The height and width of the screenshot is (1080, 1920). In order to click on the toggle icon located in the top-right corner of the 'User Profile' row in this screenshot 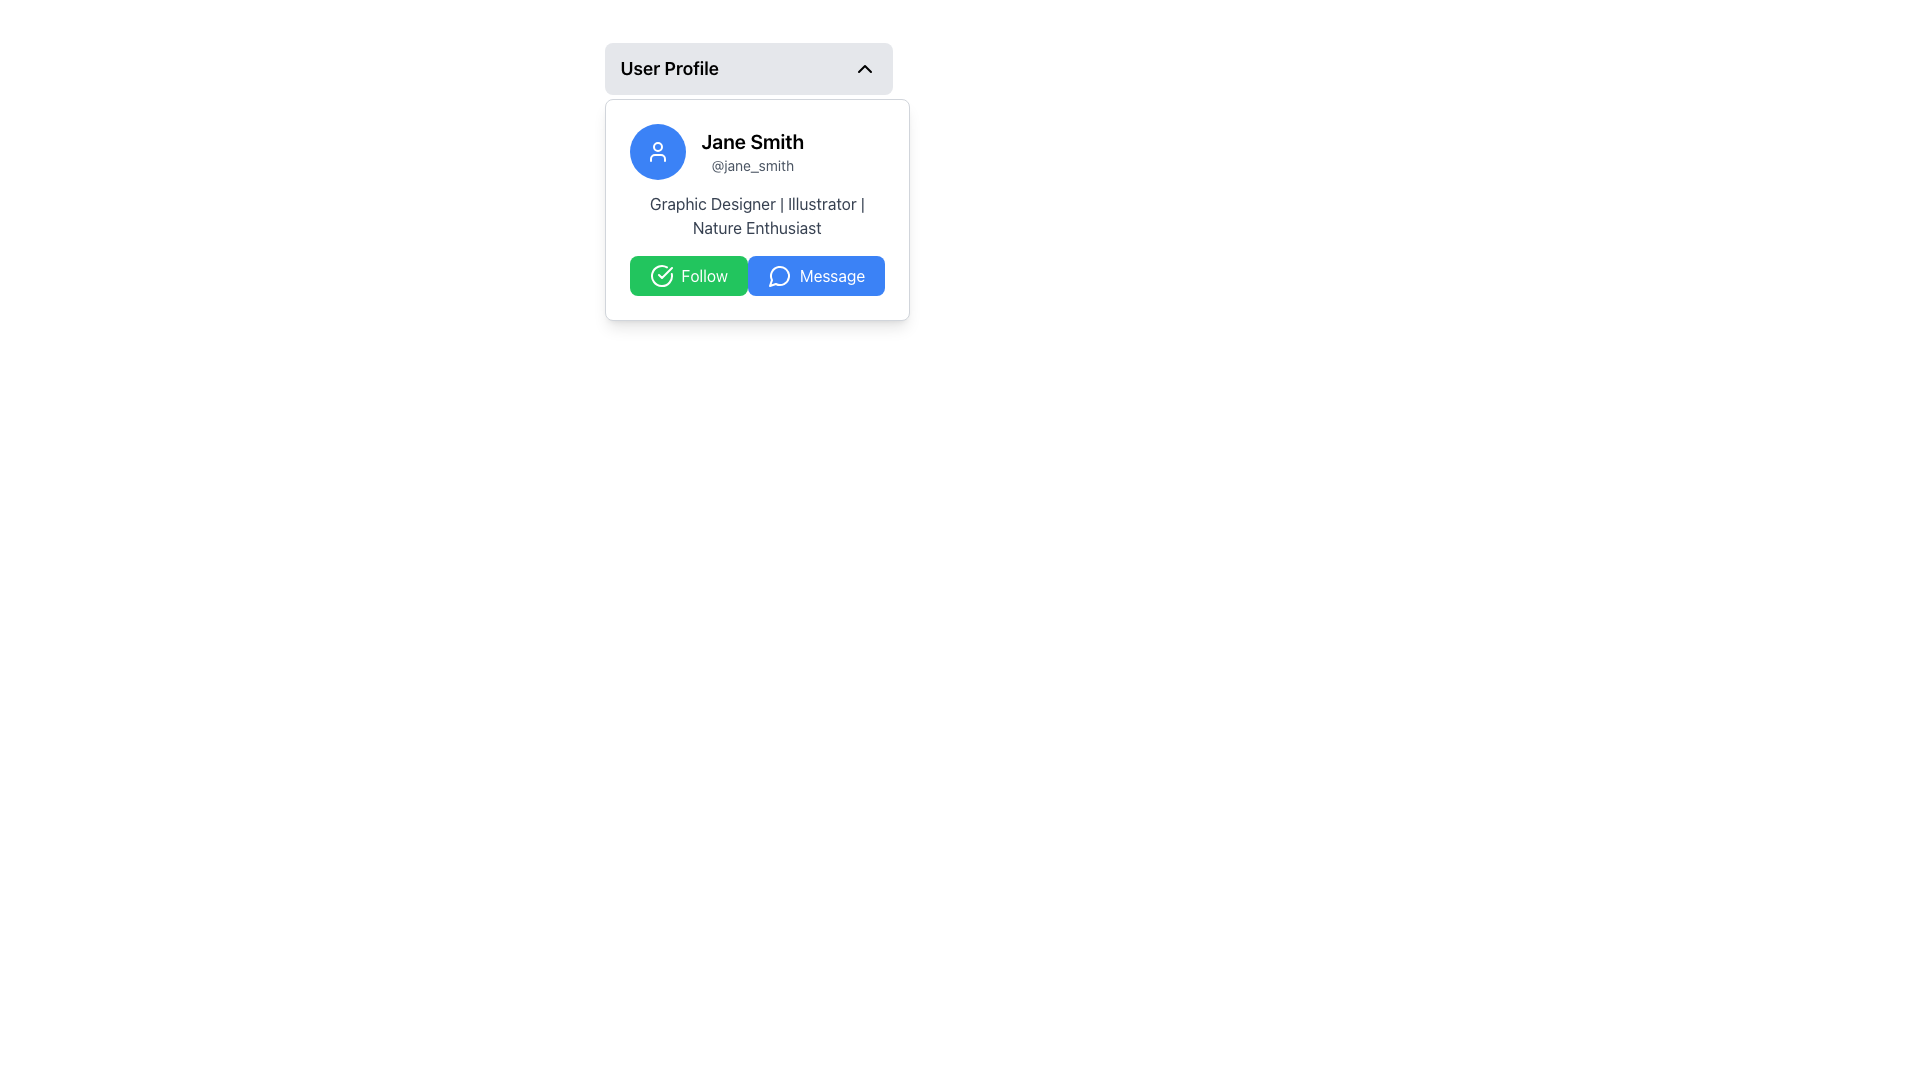, I will do `click(864, 68)`.